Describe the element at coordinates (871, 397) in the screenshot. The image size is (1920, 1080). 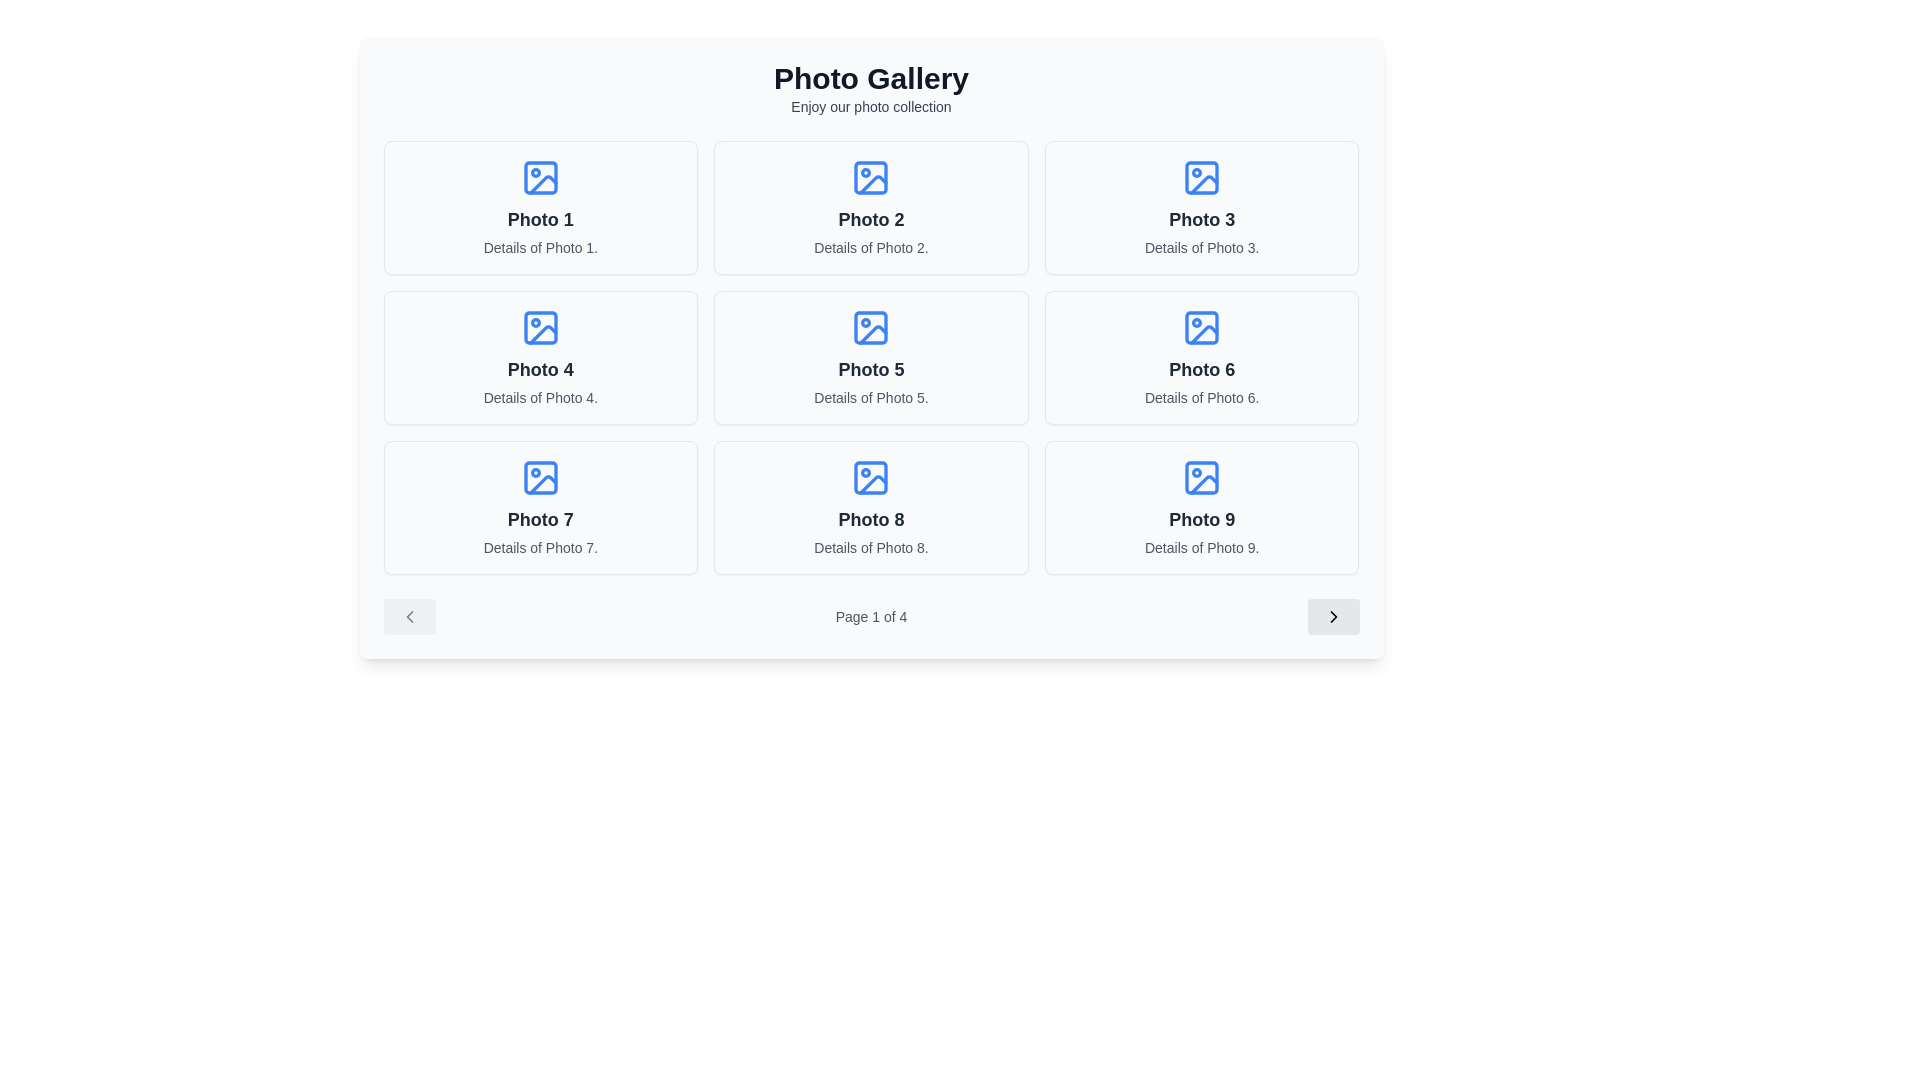
I see `the text label that provides additional information about 'Photo 5', located in the second row of a three-row, three-column grid layout` at that location.